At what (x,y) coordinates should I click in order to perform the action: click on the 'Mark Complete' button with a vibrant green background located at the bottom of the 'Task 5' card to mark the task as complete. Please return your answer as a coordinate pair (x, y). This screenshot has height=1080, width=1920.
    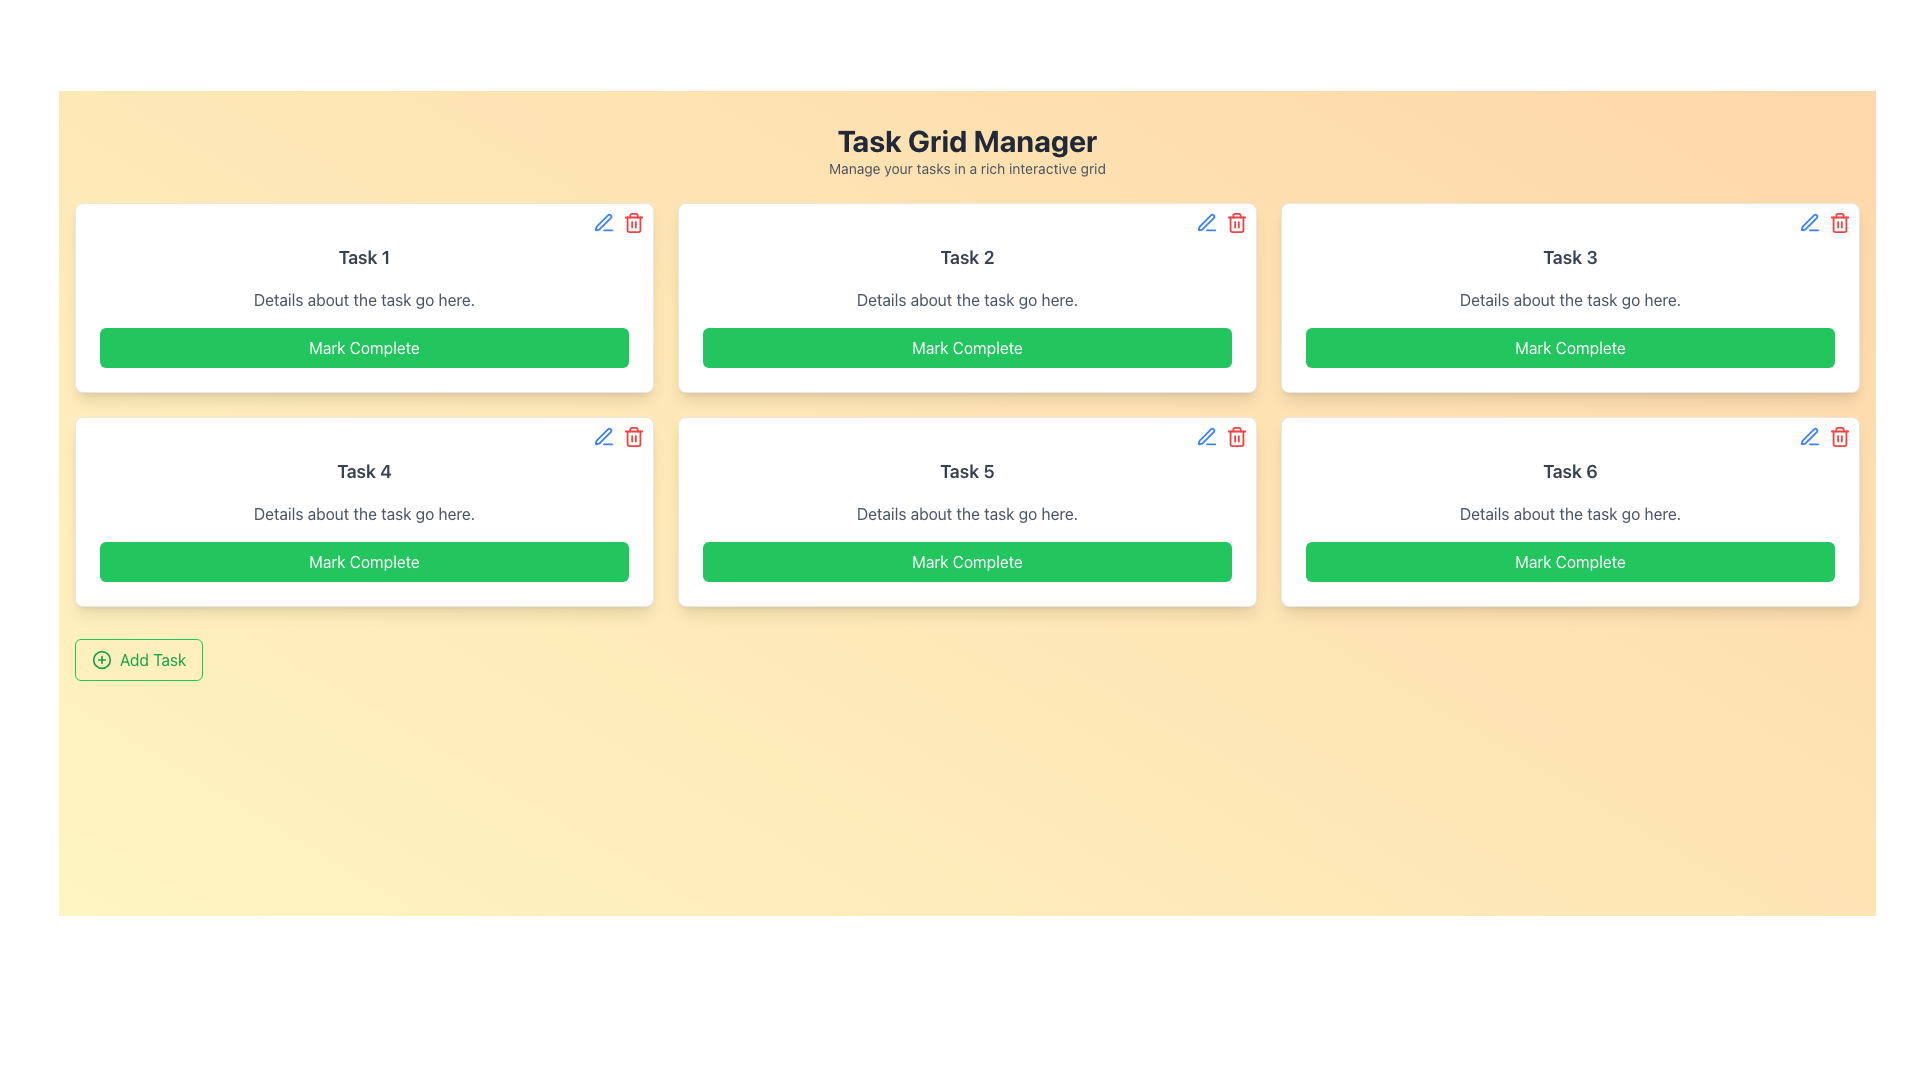
    Looking at the image, I should click on (967, 562).